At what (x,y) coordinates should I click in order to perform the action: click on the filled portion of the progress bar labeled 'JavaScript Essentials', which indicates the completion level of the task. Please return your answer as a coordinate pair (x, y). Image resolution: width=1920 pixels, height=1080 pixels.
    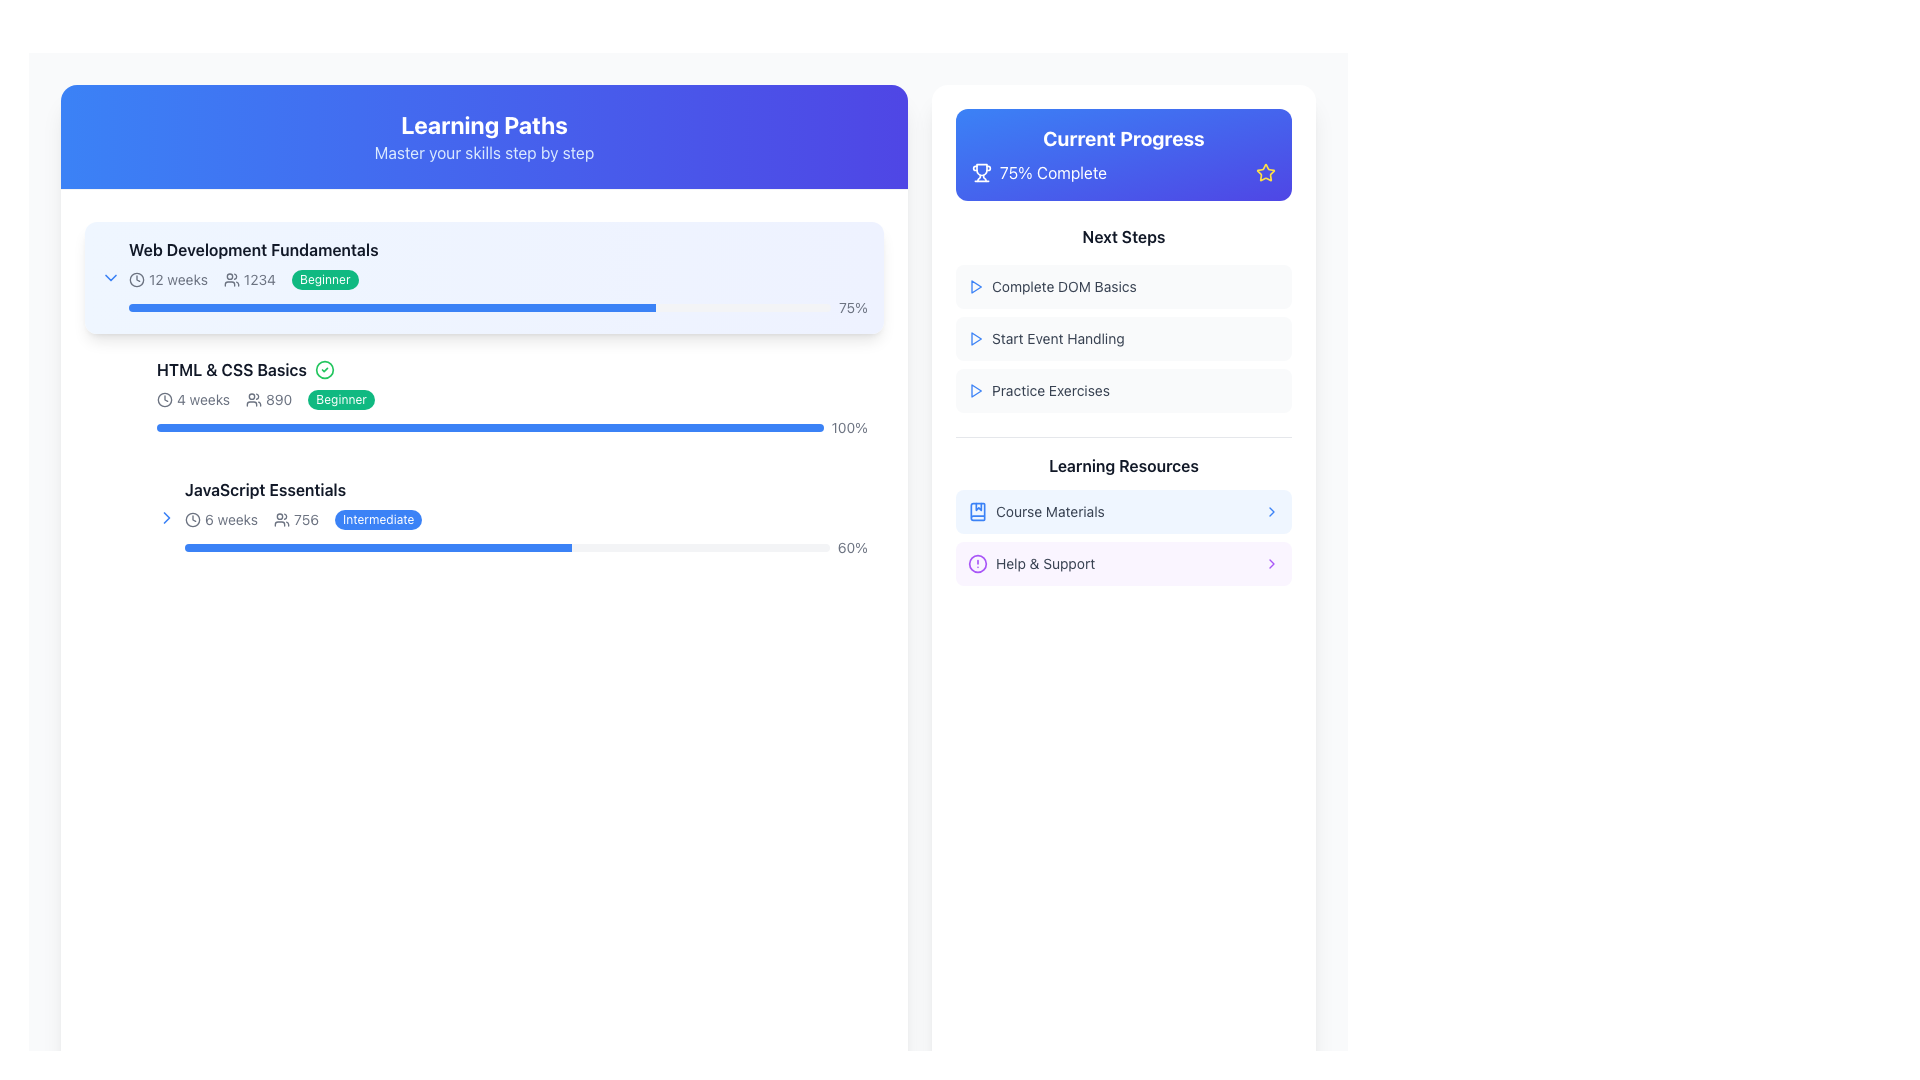
    Looking at the image, I should click on (378, 547).